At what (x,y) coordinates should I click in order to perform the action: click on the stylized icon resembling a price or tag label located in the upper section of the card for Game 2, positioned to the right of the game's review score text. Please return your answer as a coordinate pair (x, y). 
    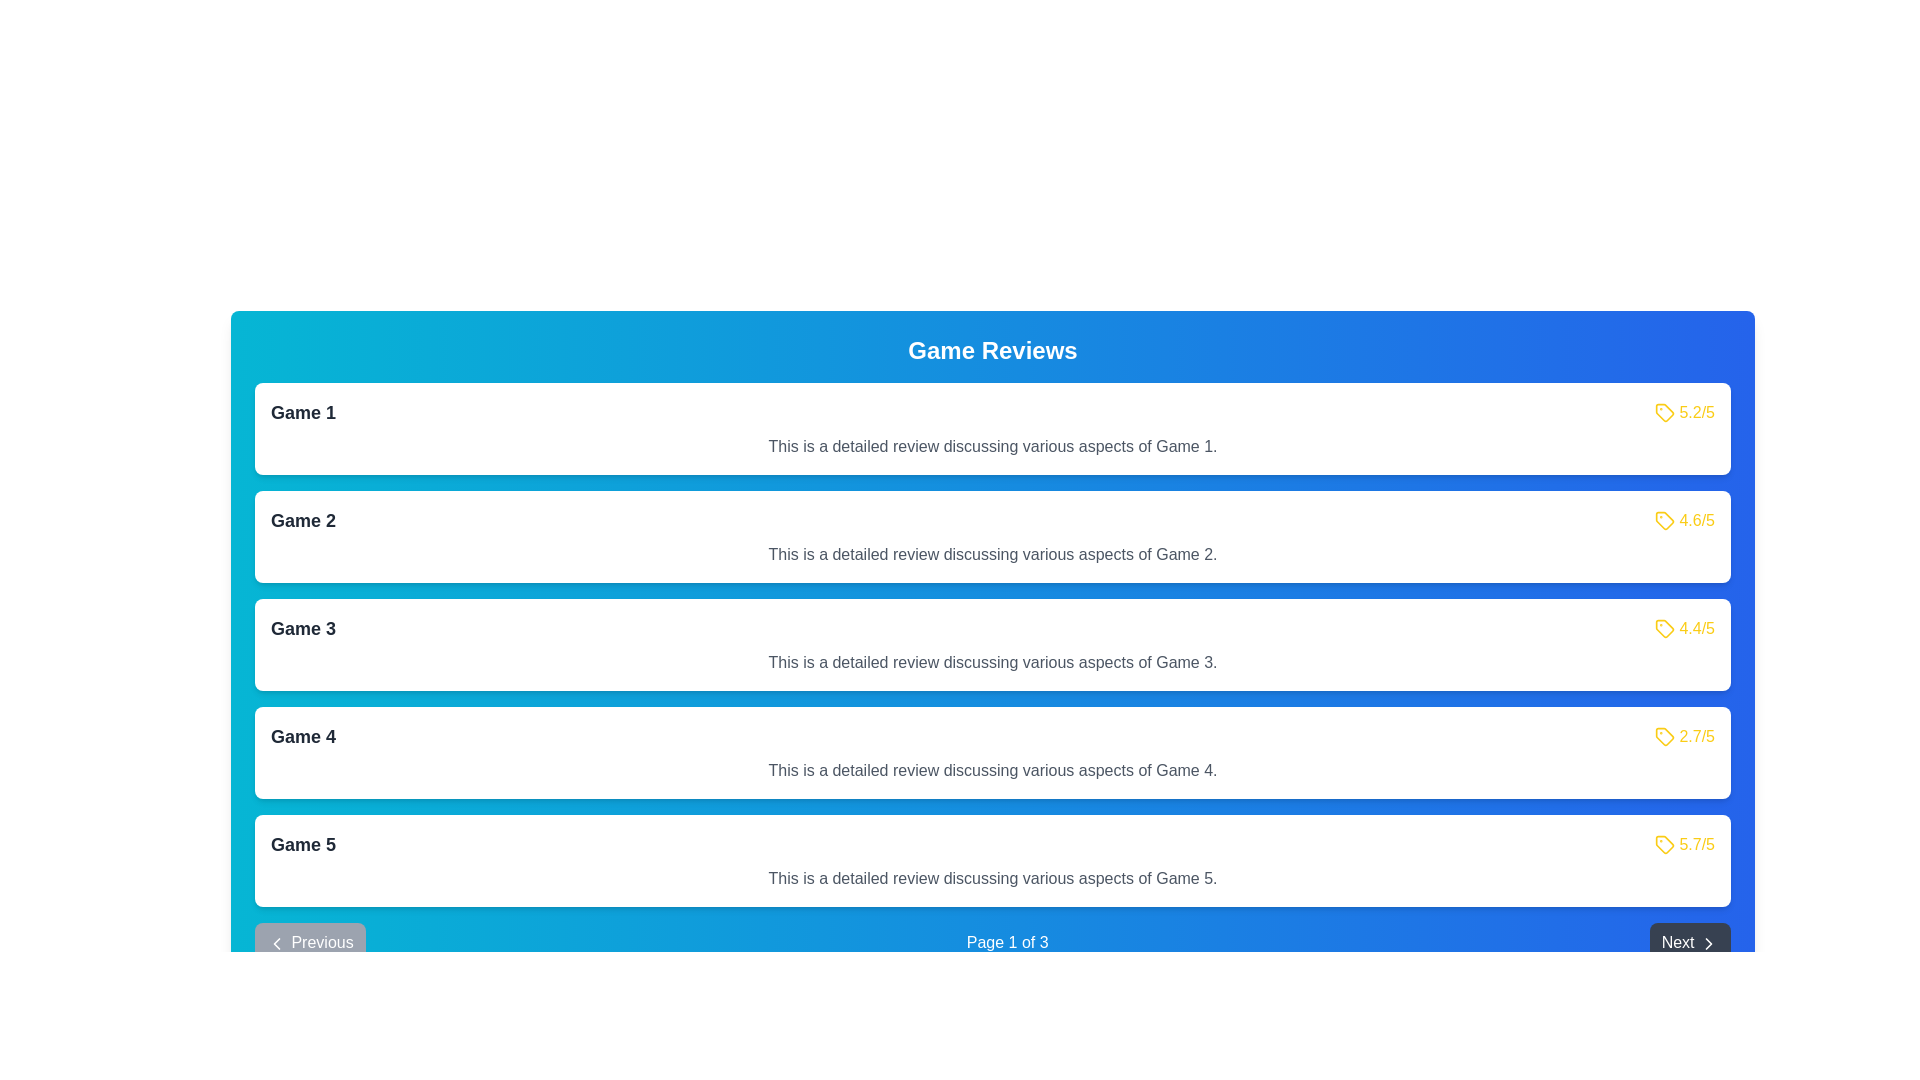
    Looking at the image, I should click on (1665, 411).